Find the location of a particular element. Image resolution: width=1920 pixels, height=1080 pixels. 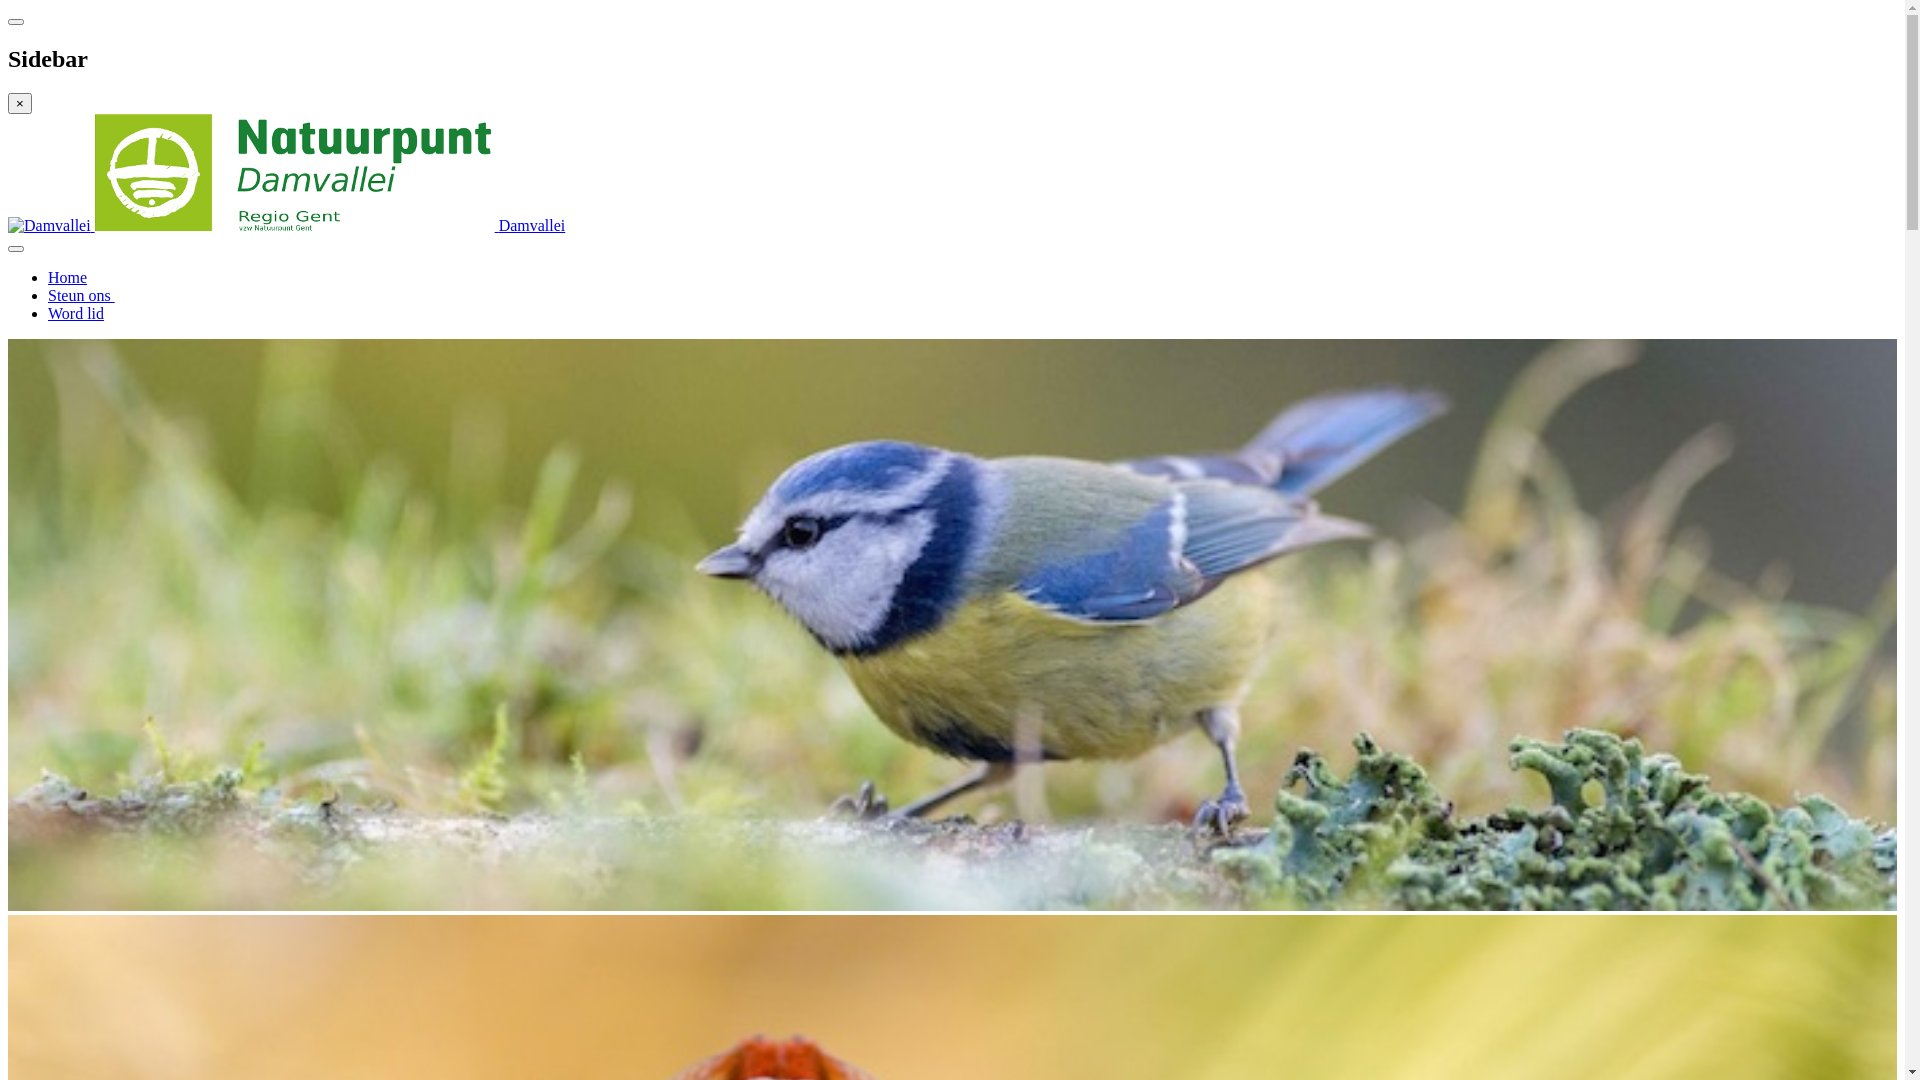

'Home' is located at coordinates (67, 277).